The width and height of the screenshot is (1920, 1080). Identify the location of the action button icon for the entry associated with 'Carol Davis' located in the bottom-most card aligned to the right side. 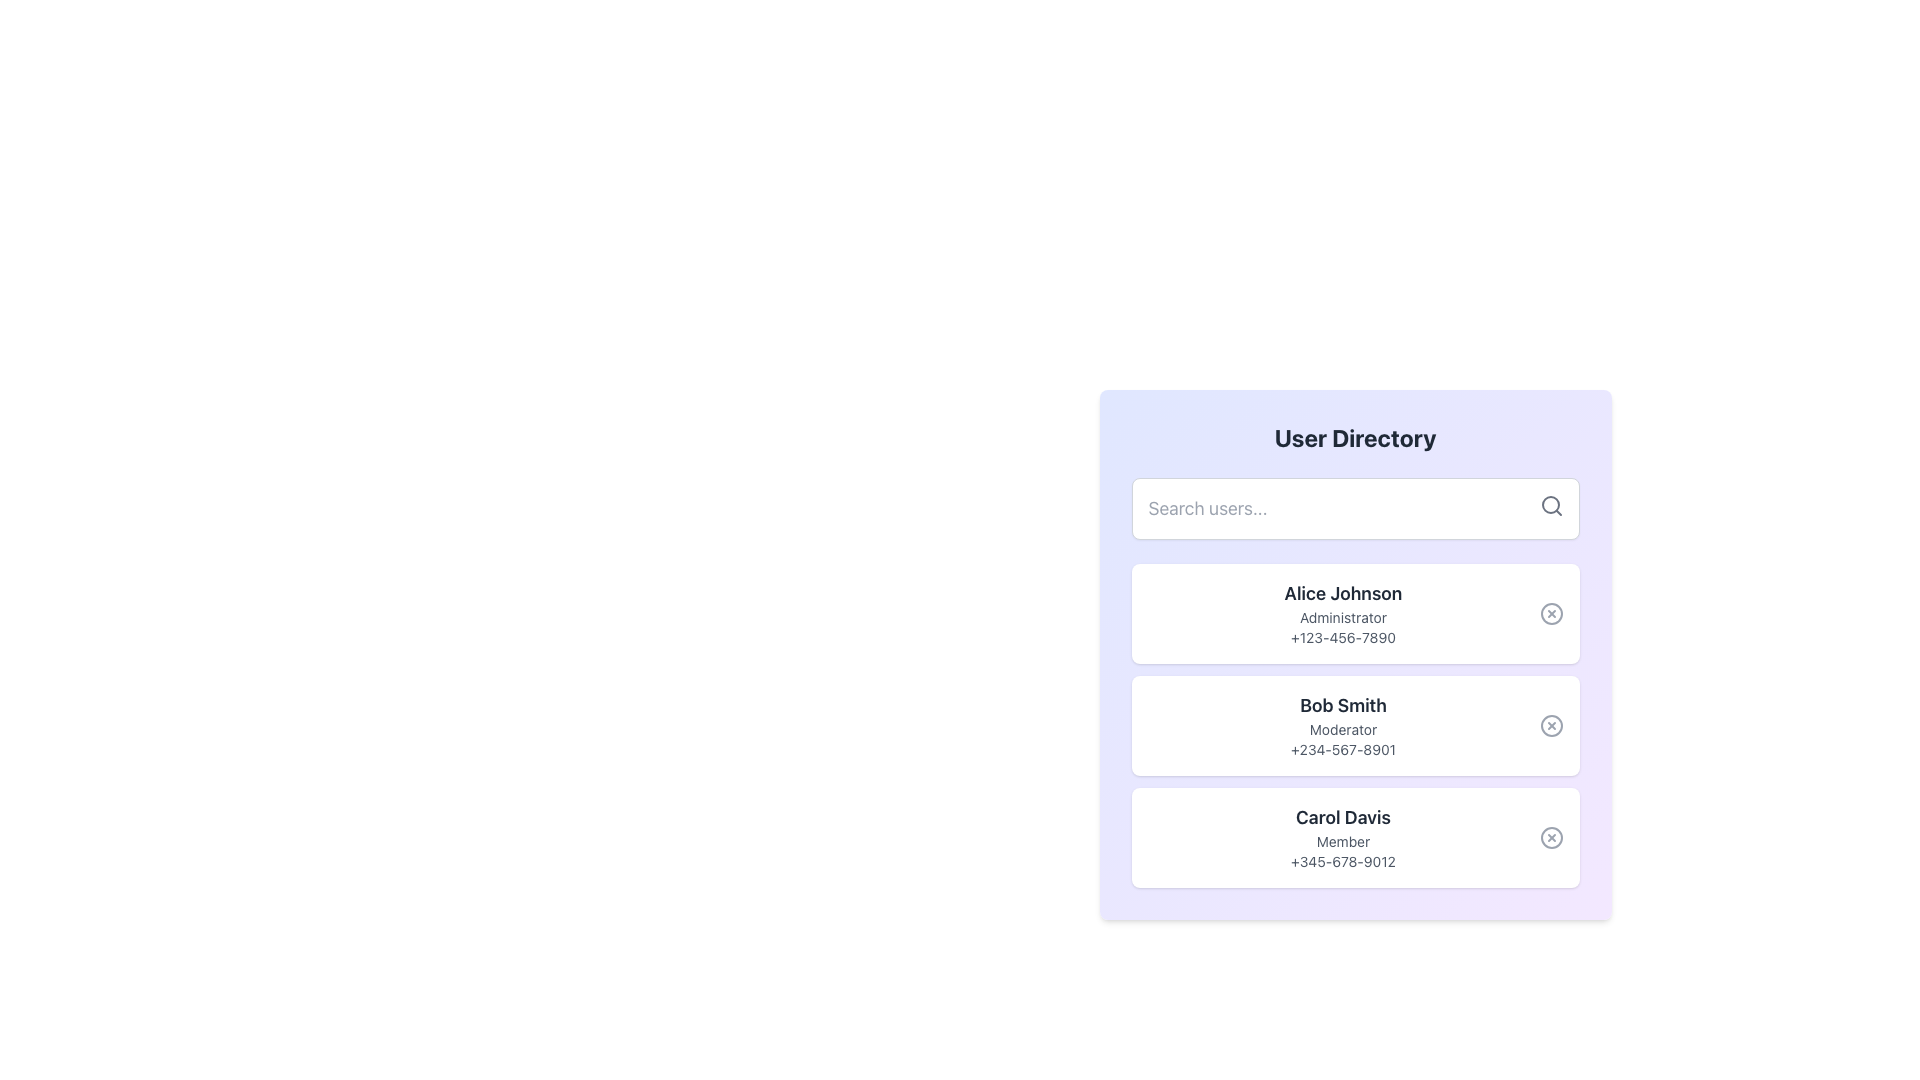
(1550, 837).